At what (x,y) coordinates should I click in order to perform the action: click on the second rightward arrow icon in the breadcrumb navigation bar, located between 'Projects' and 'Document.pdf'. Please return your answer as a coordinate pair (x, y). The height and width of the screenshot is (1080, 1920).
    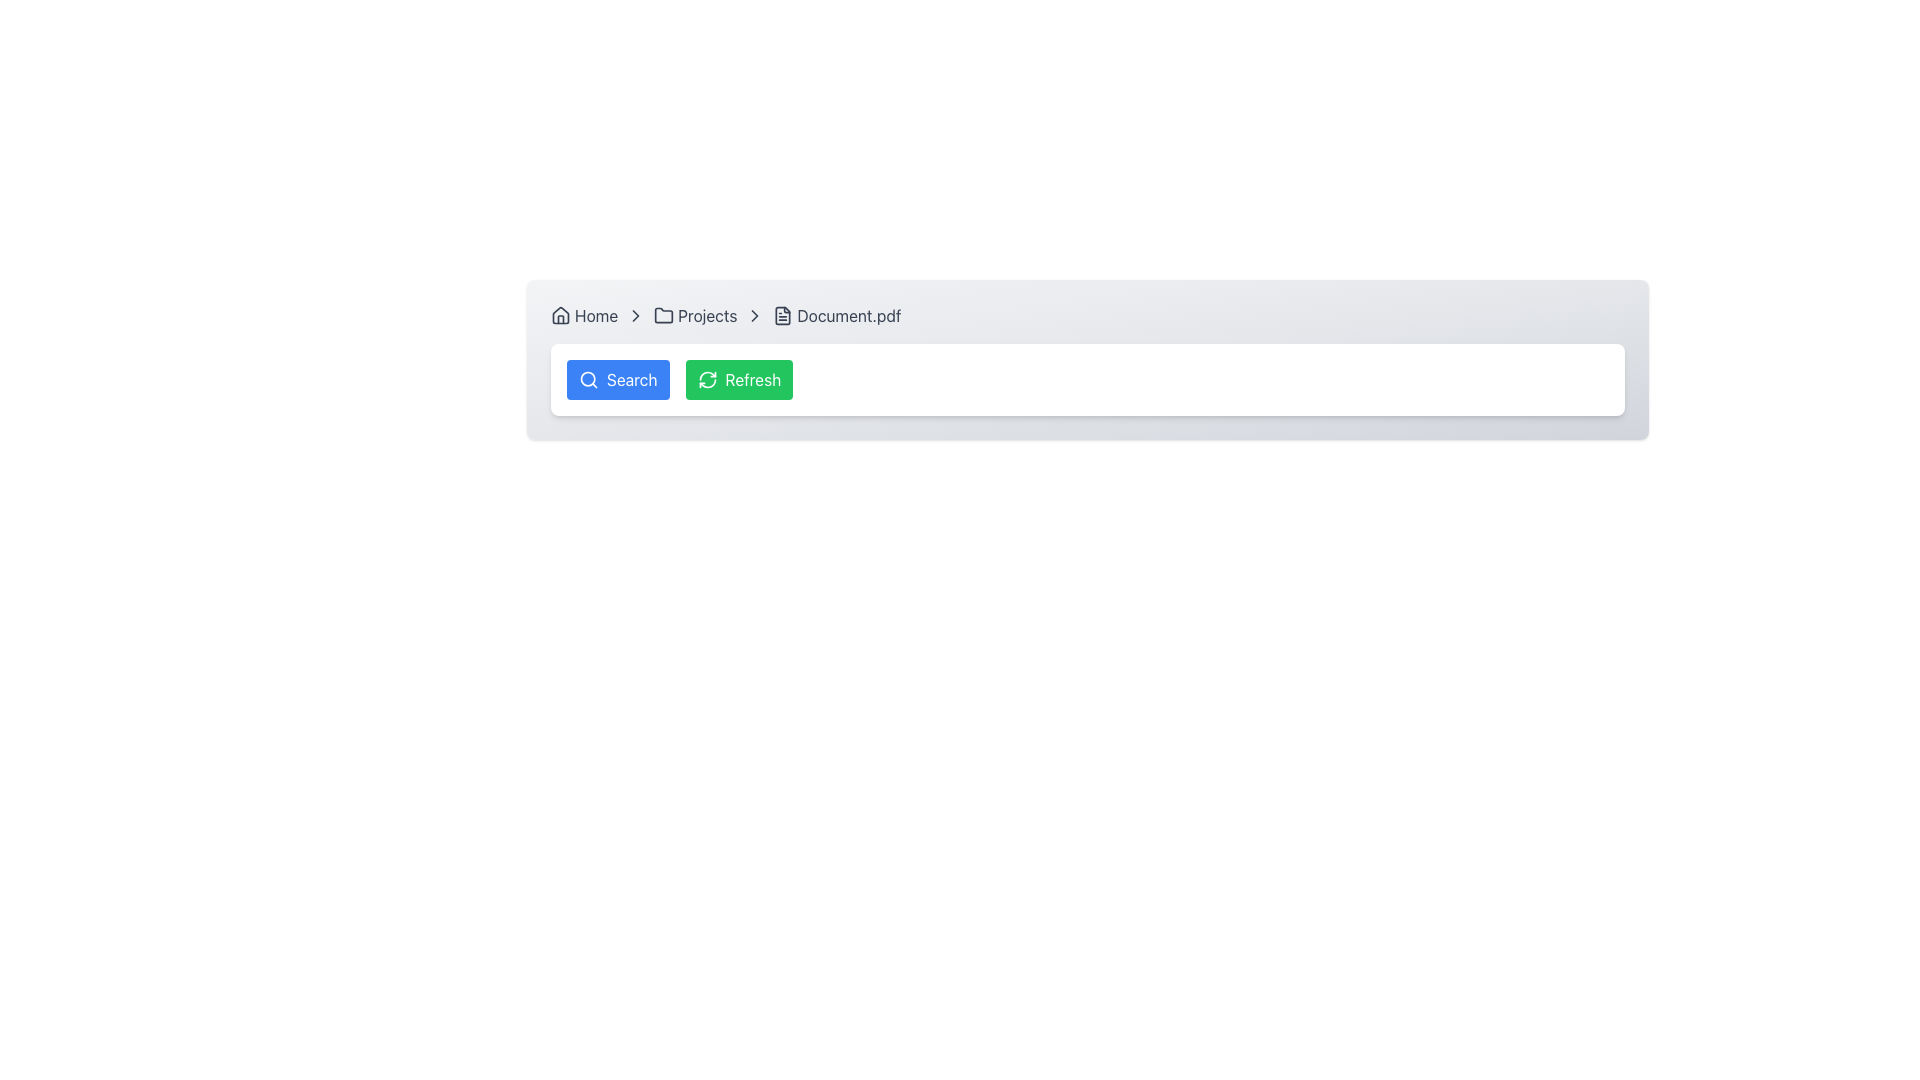
    Looking at the image, I should click on (754, 315).